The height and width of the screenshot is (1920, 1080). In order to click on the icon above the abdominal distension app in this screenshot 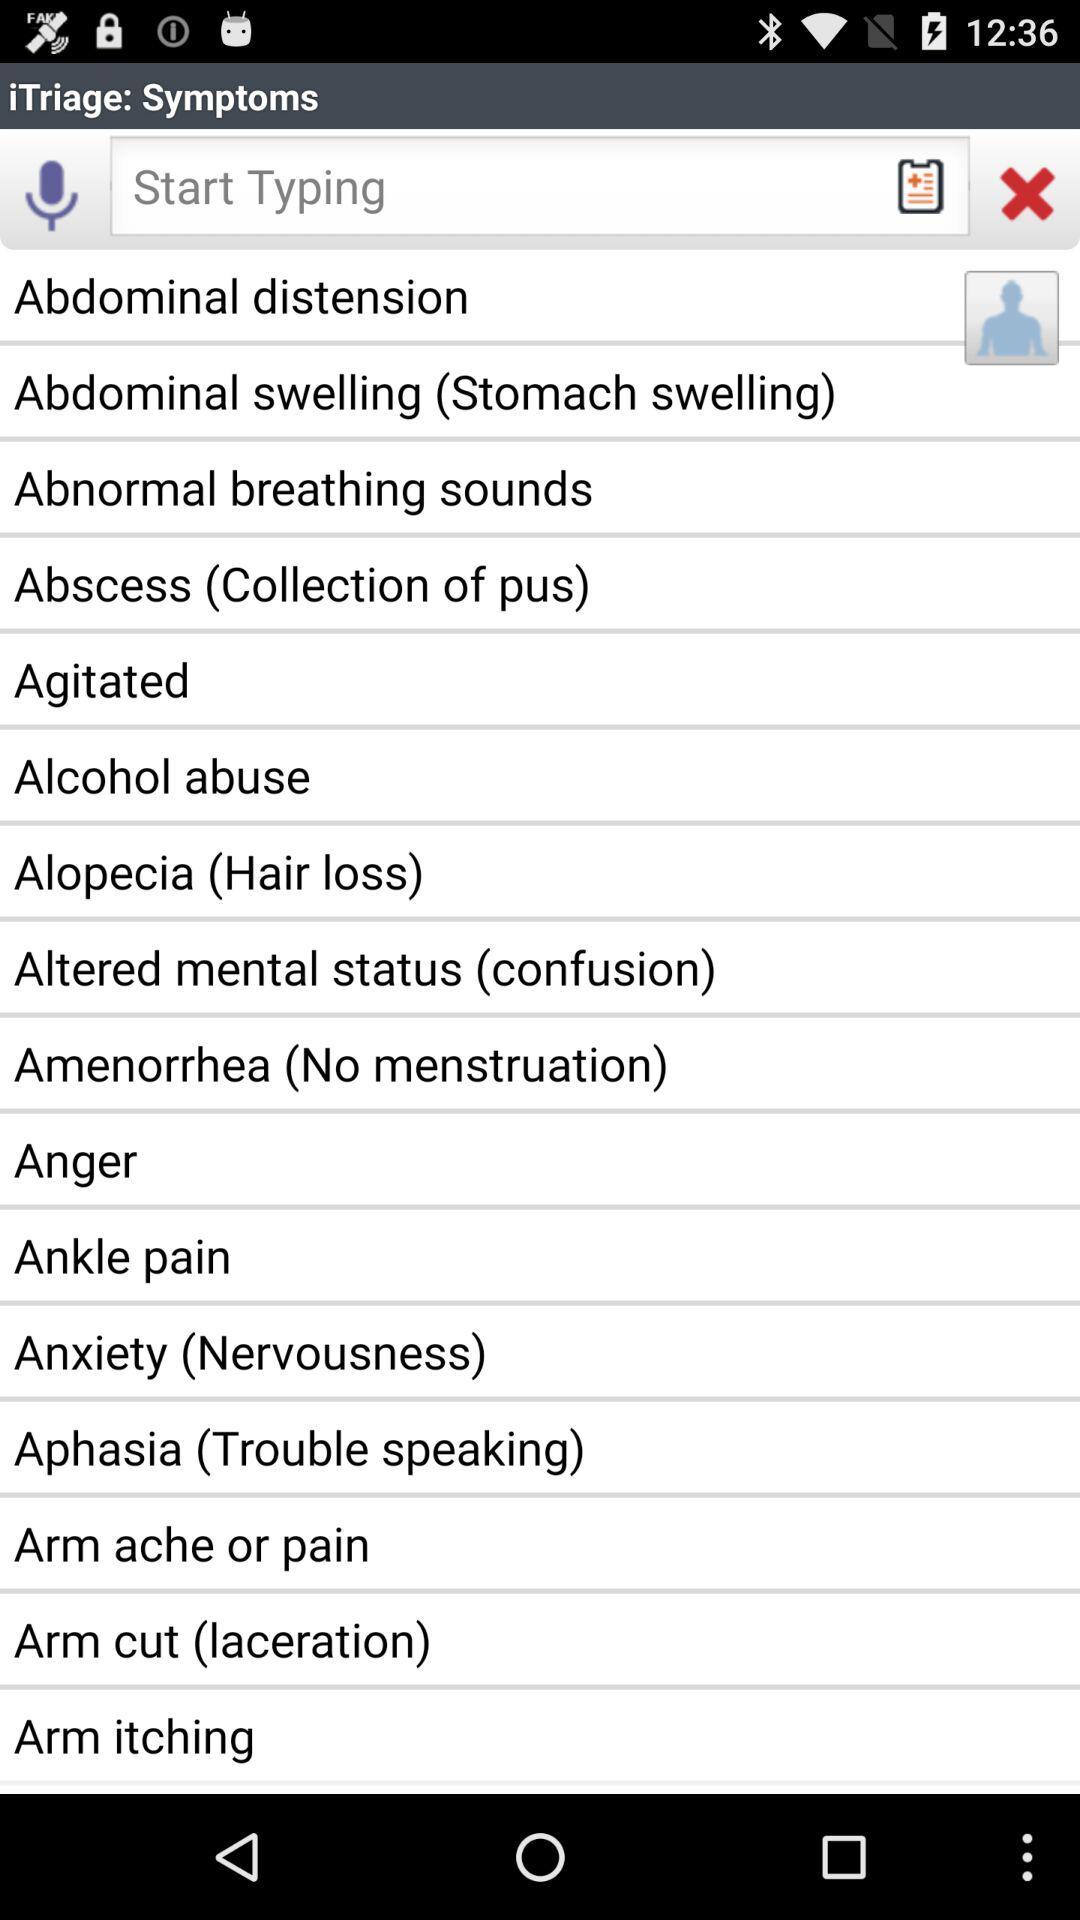, I will do `click(51, 192)`.